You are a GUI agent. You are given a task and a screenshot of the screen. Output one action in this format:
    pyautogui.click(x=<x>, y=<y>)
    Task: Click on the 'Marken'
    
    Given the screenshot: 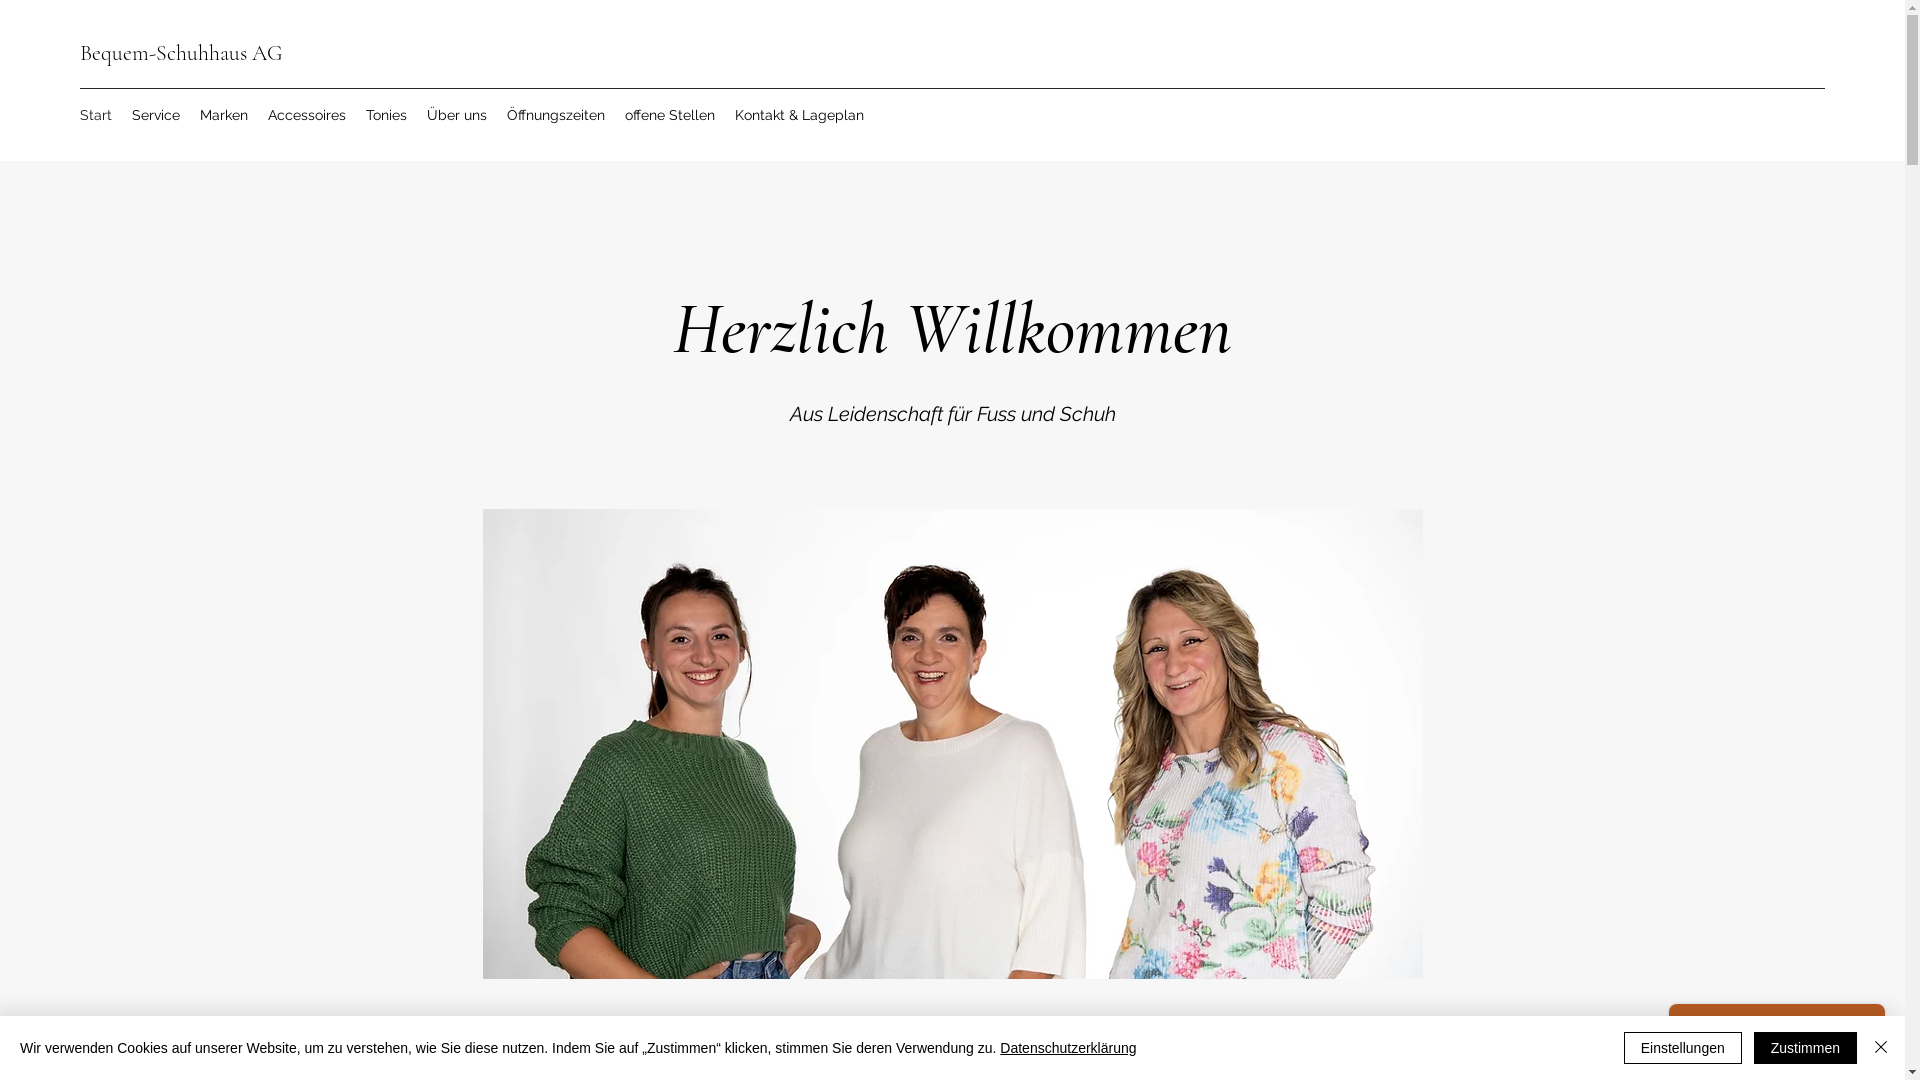 What is the action you would take?
    pyautogui.click(x=224, y=115)
    